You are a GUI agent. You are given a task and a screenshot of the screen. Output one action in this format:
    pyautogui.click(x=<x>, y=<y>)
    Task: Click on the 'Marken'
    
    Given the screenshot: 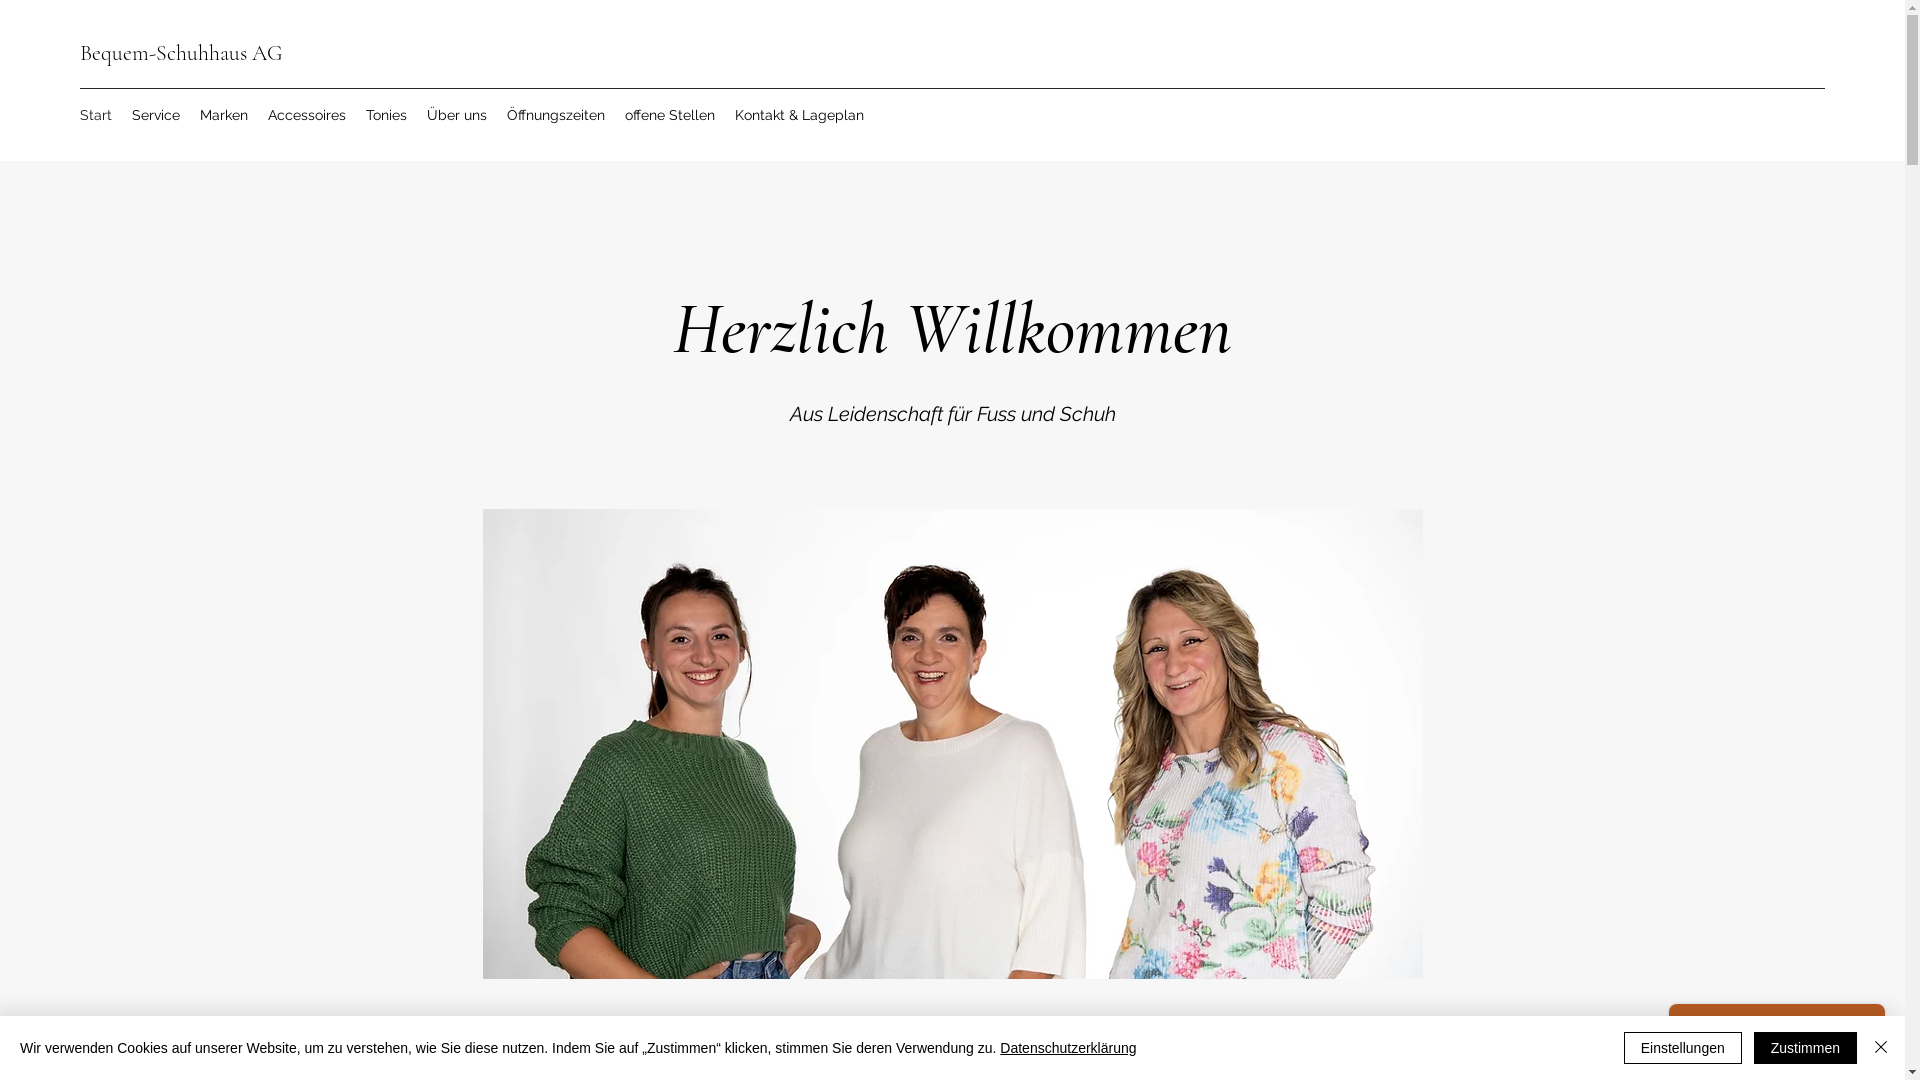 What is the action you would take?
    pyautogui.click(x=224, y=115)
    